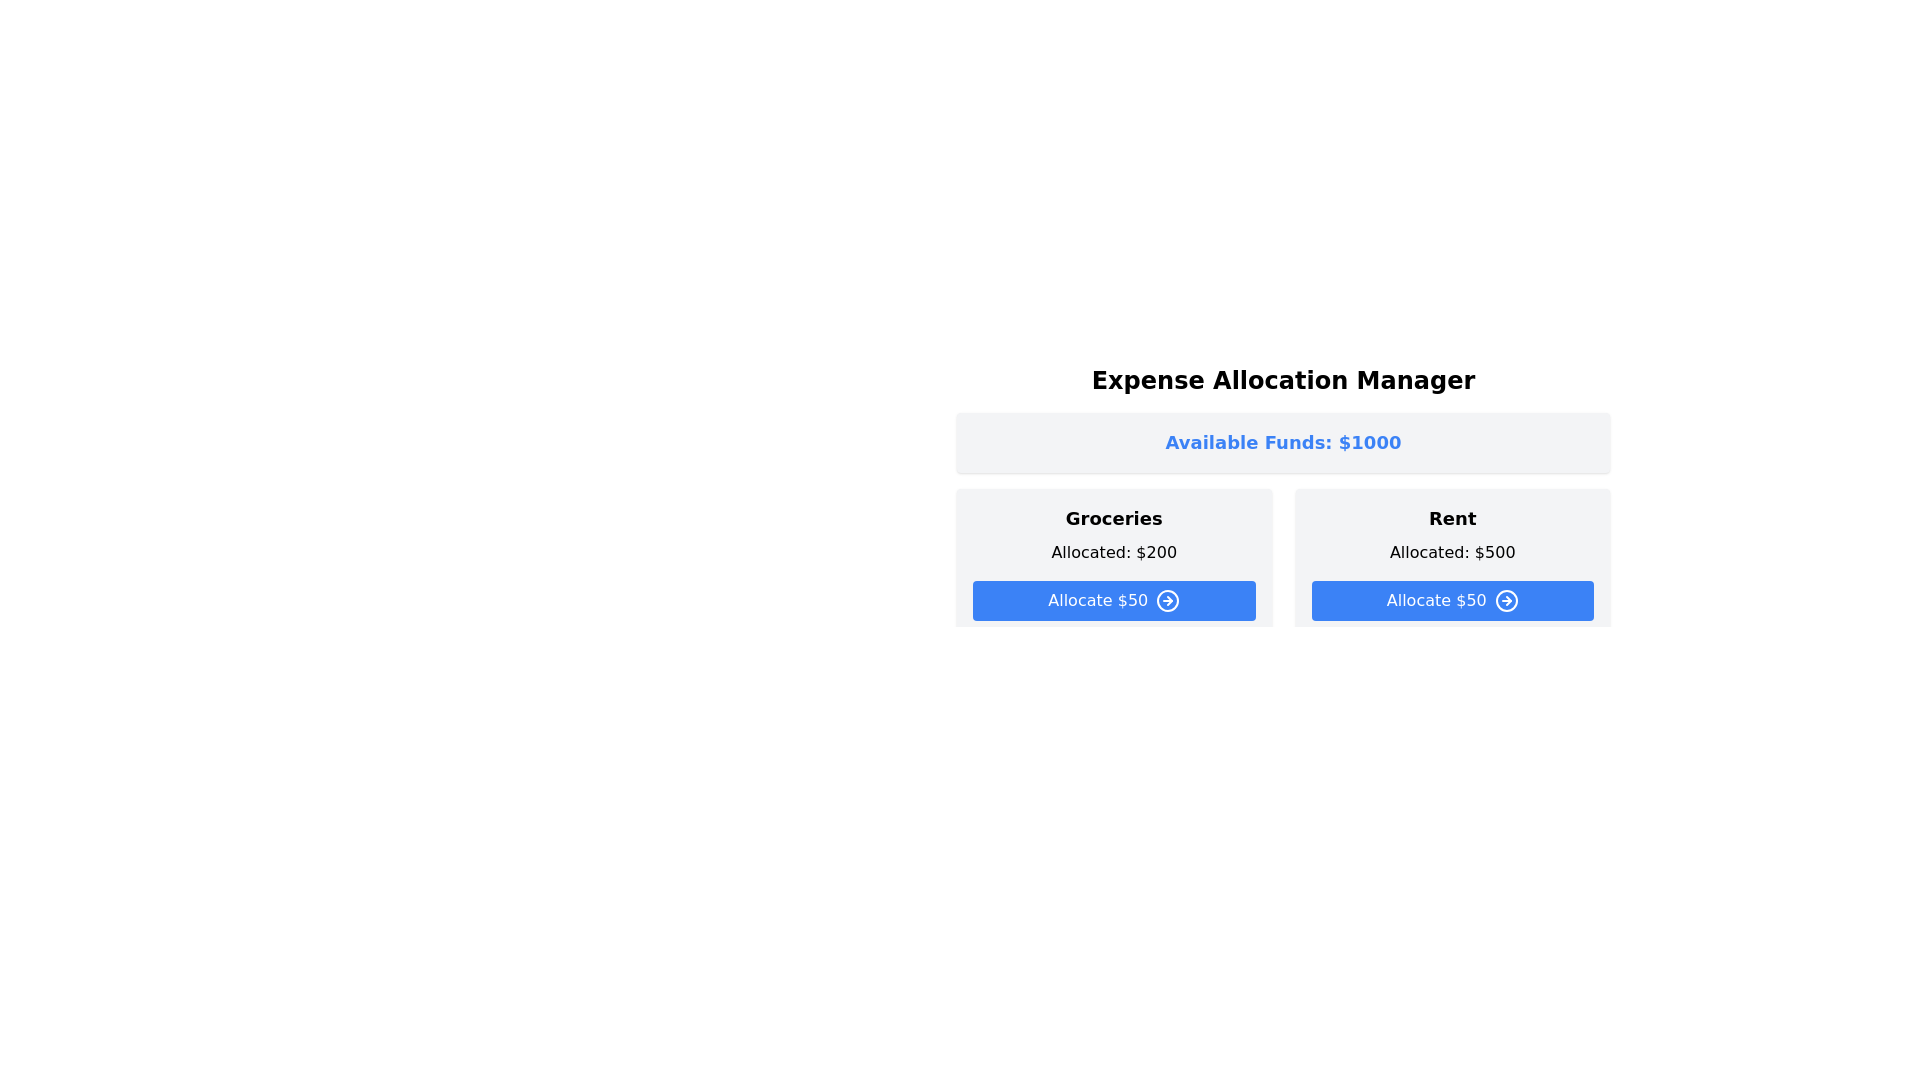  Describe the element at coordinates (1283, 442) in the screenshot. I see `the text label displaying 'Available Funds: $1000' which is in a bold blue font on a light gray background, positioned below the title 'Expense Allocation Manager.'` at that location.